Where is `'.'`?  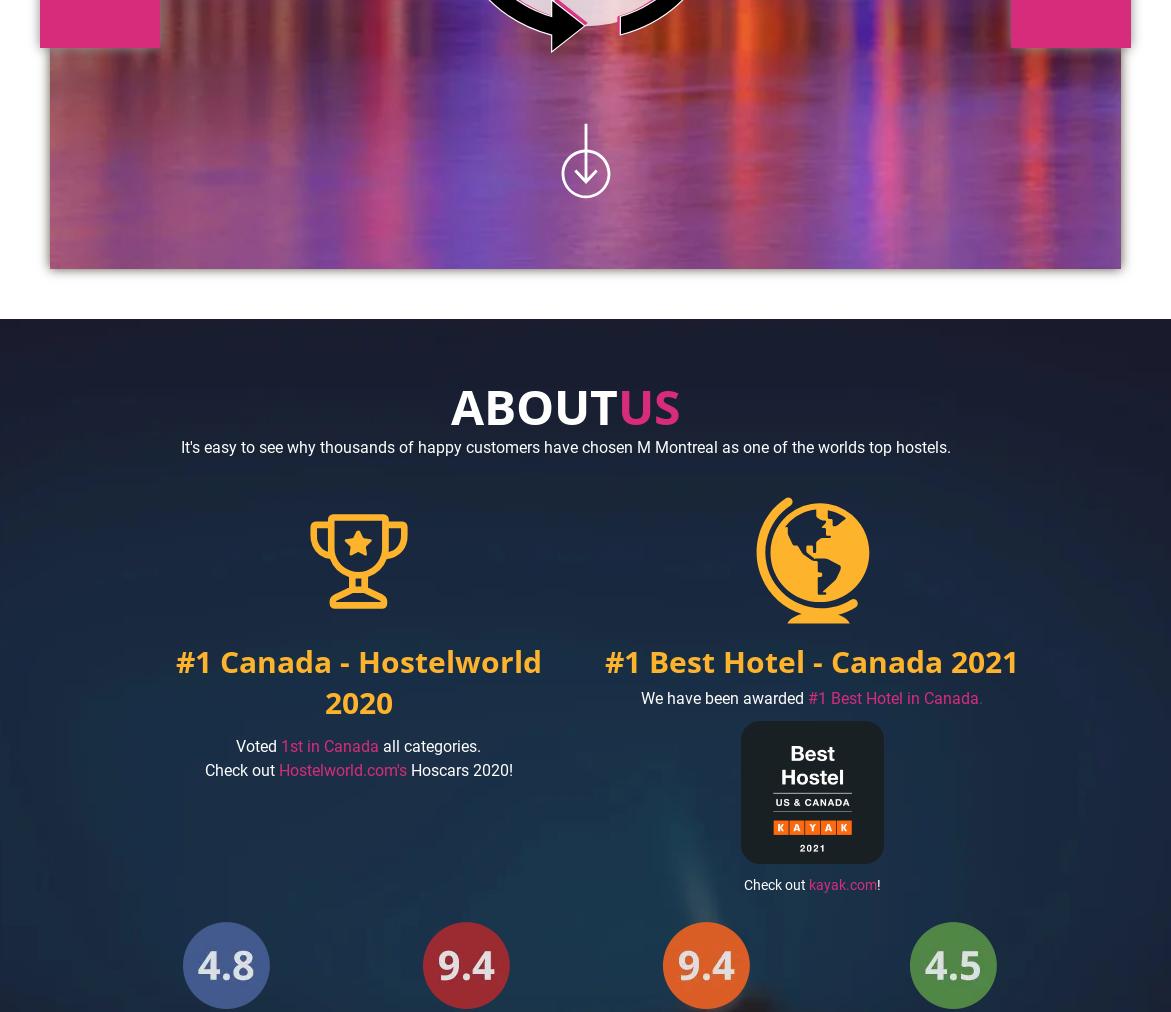 '.' is located at coordinates (978, 697).